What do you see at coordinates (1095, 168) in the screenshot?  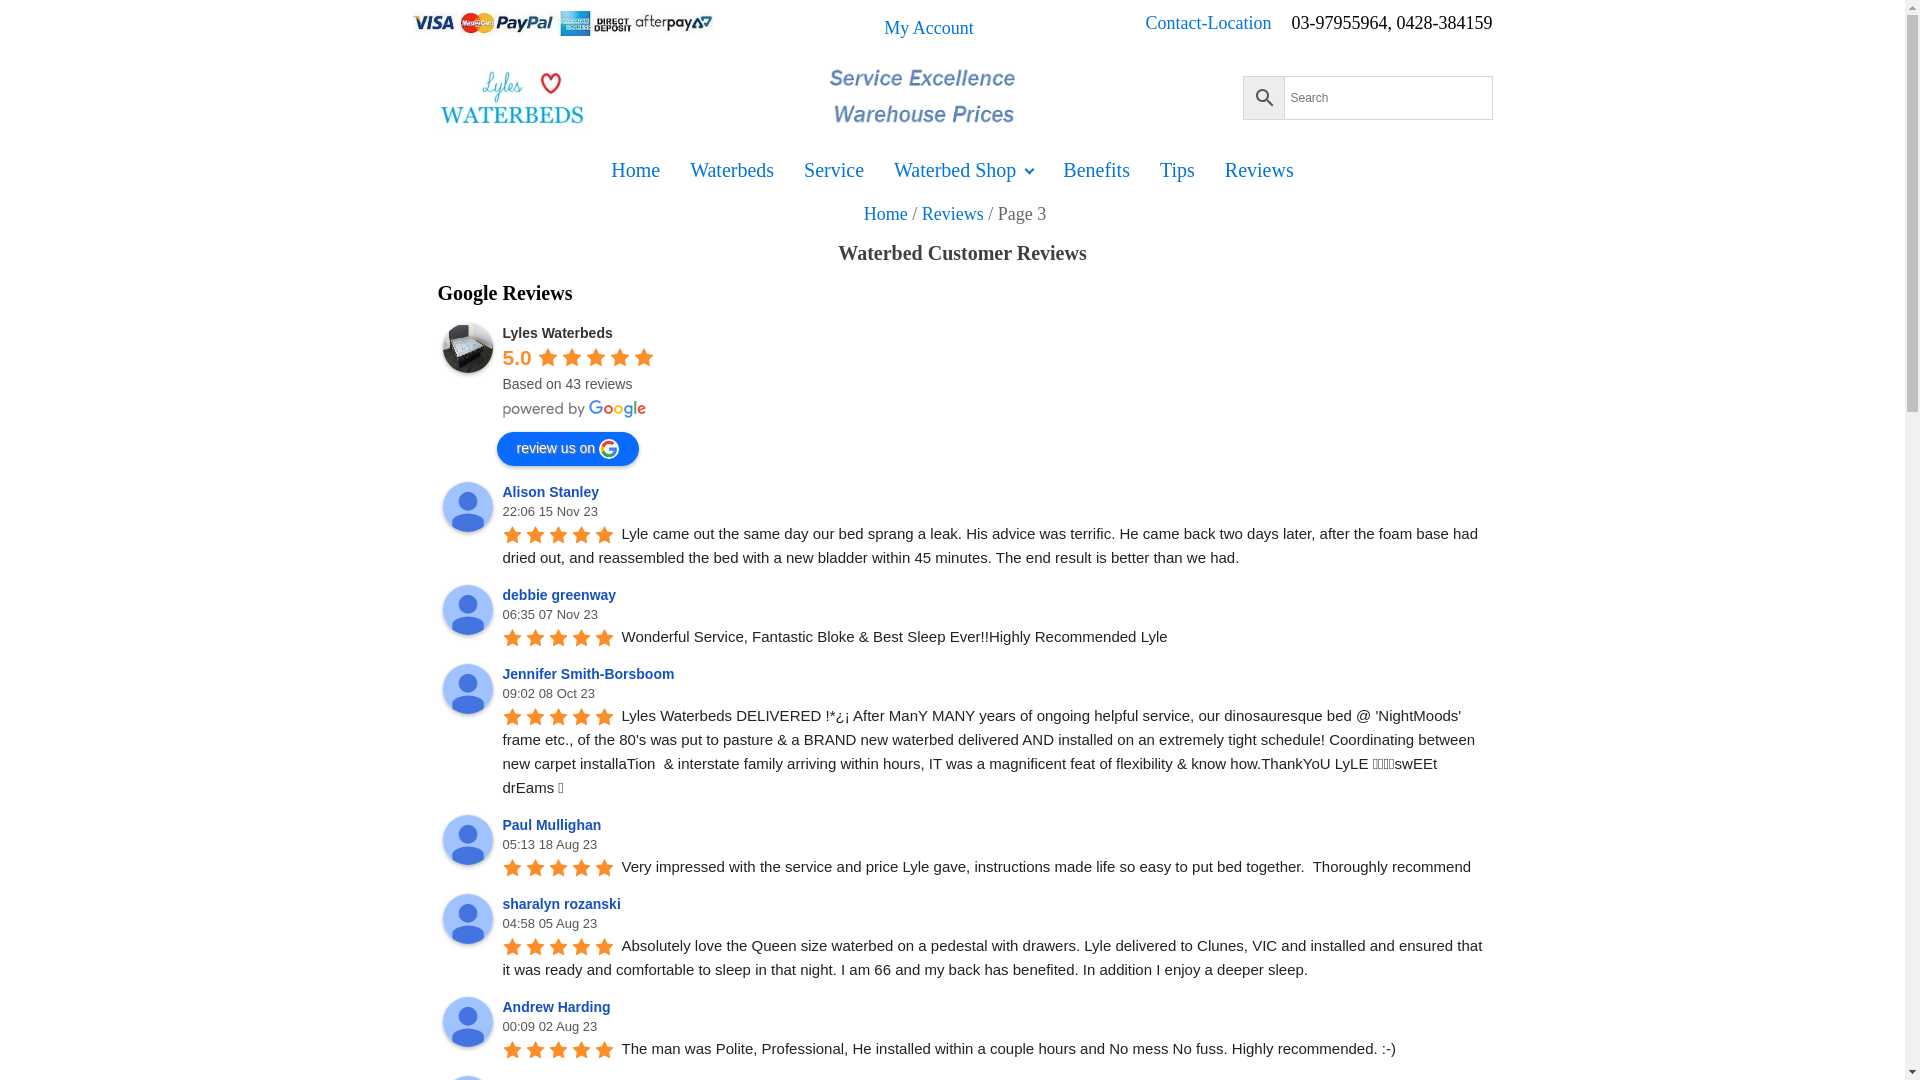 I see `'Benefits'` at bounding box center [1095, 168].